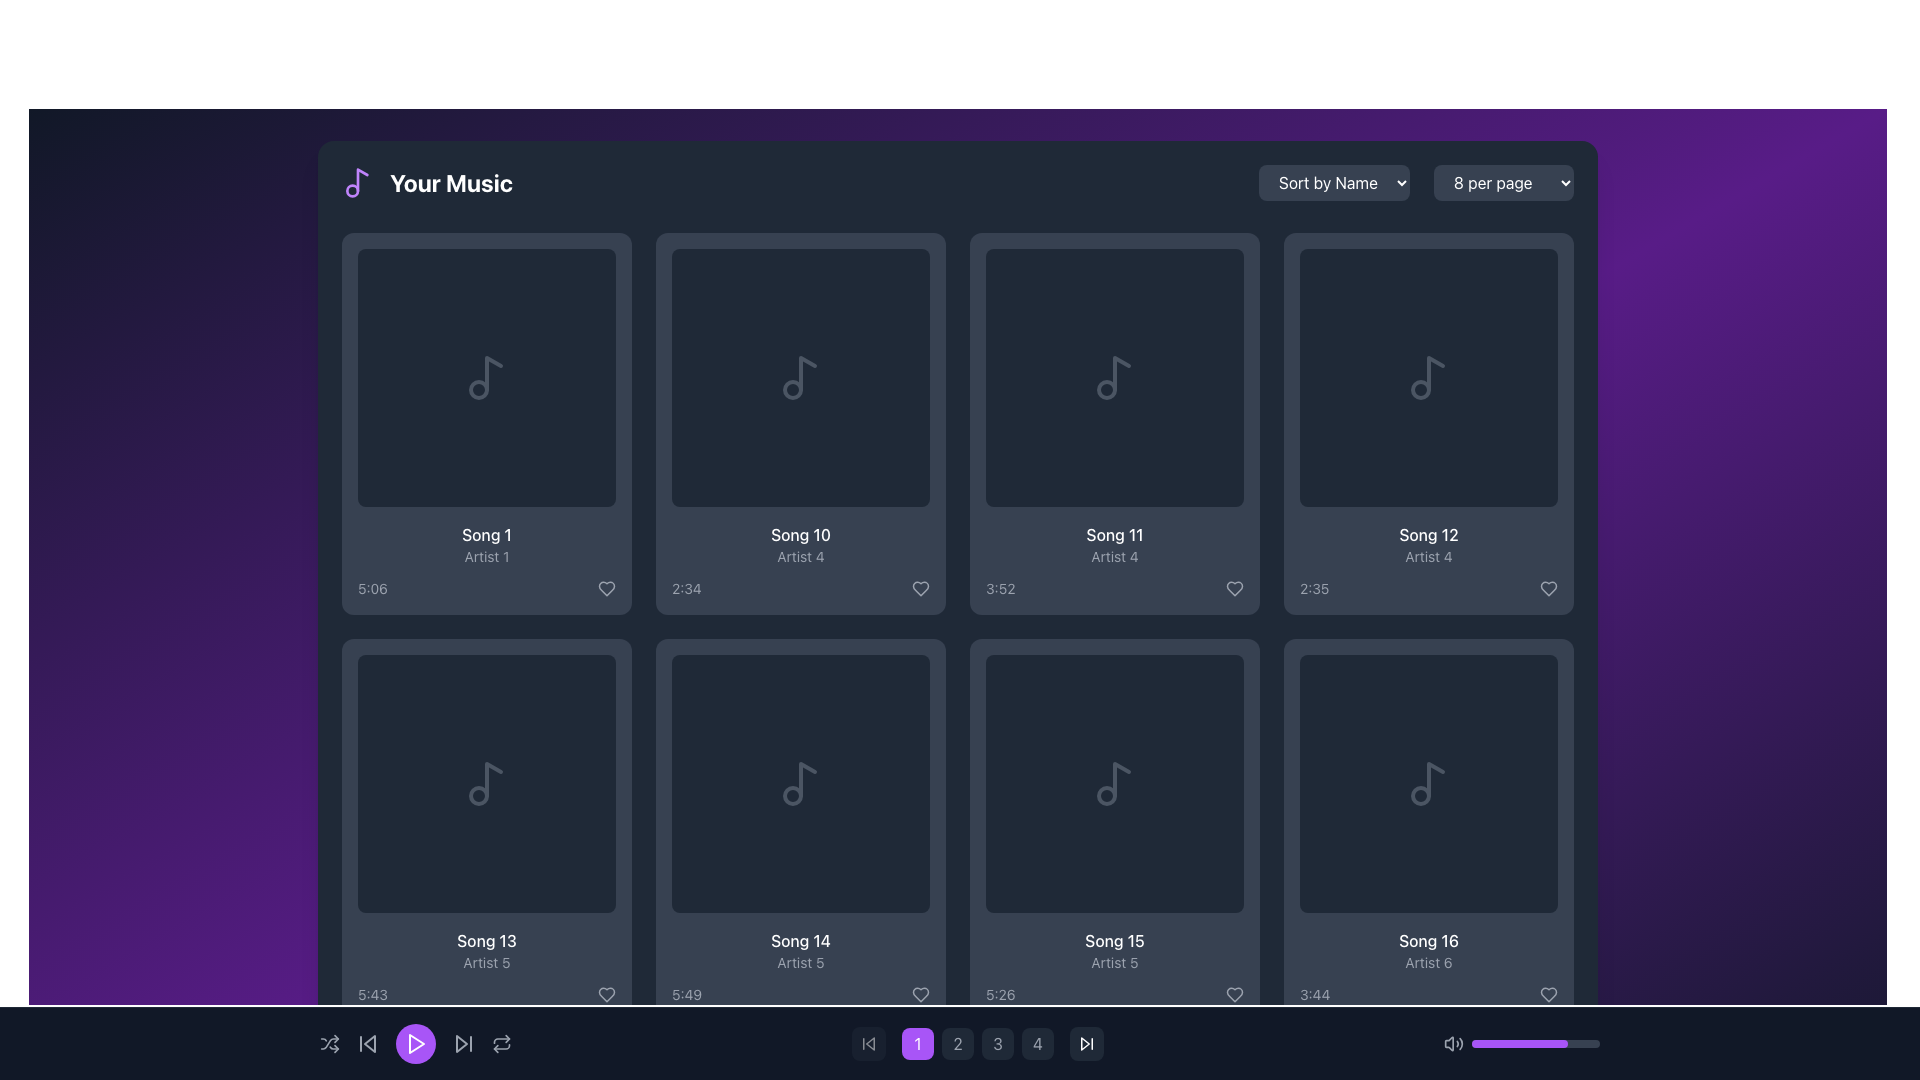 This screenshot has width=1920, height=1080. Describe the element at coordinates (494, 374) in the screenshot. I see `the decorative SVG graphical element shaped like a musical note stem, which is centrally placed within the first card of a grid displaying various songs` at that location.